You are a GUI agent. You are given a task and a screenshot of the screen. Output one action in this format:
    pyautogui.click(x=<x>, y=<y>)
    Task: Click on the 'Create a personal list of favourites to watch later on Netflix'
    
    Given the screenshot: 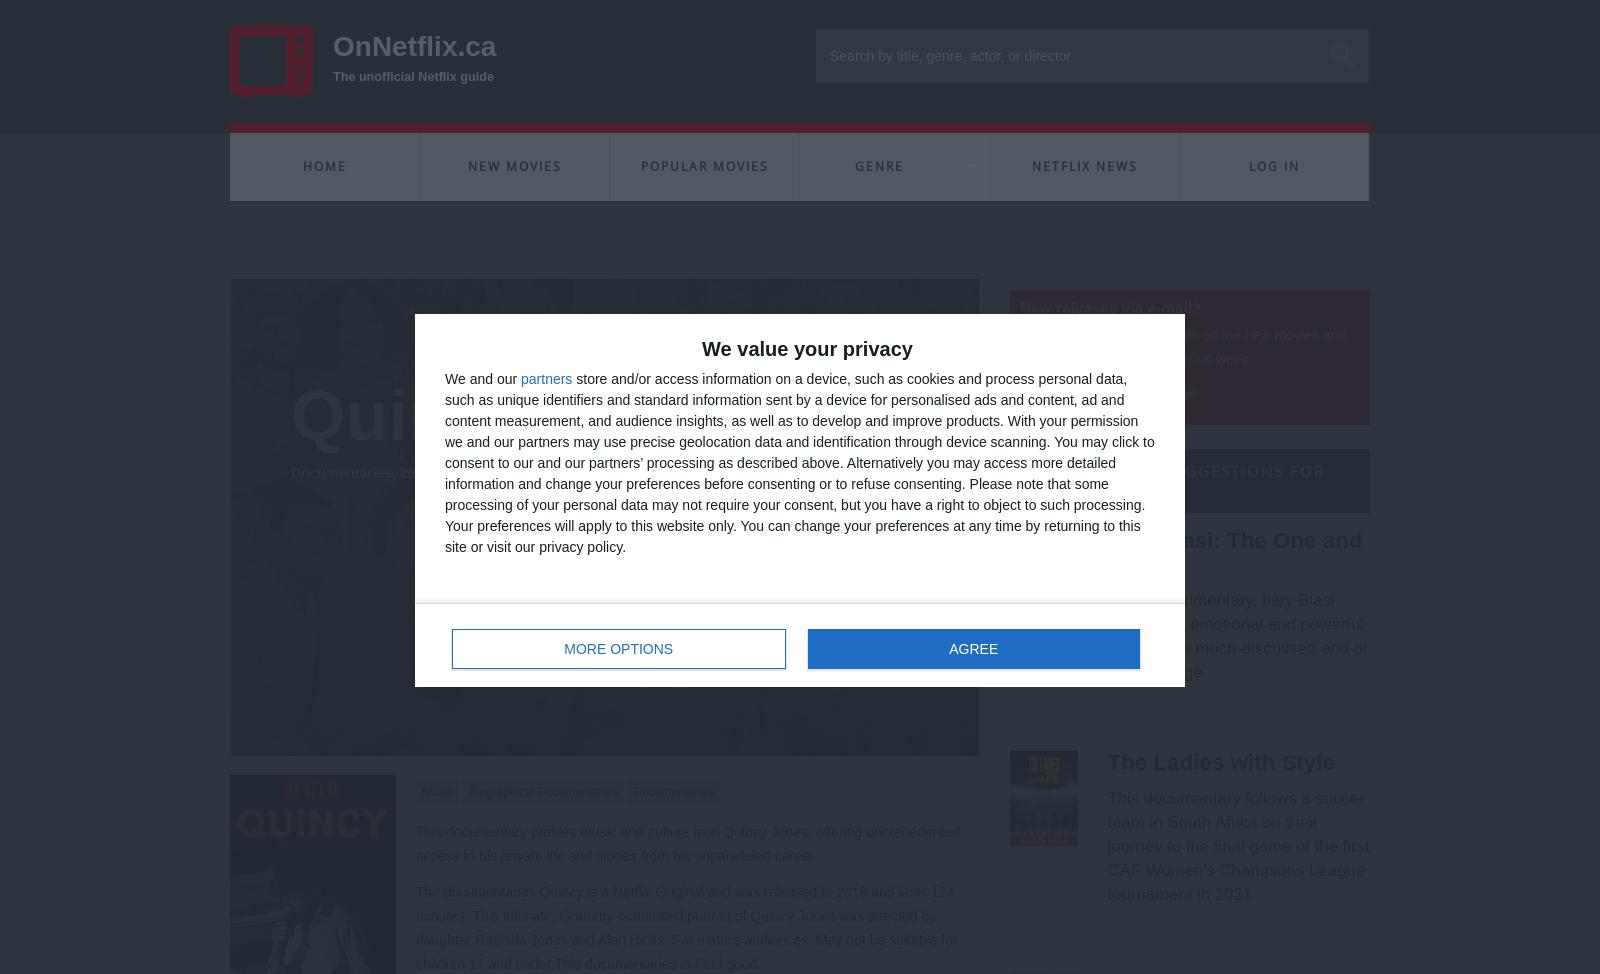 What is the action you would take?
    pyautogui.click(x=751, y=513)
    